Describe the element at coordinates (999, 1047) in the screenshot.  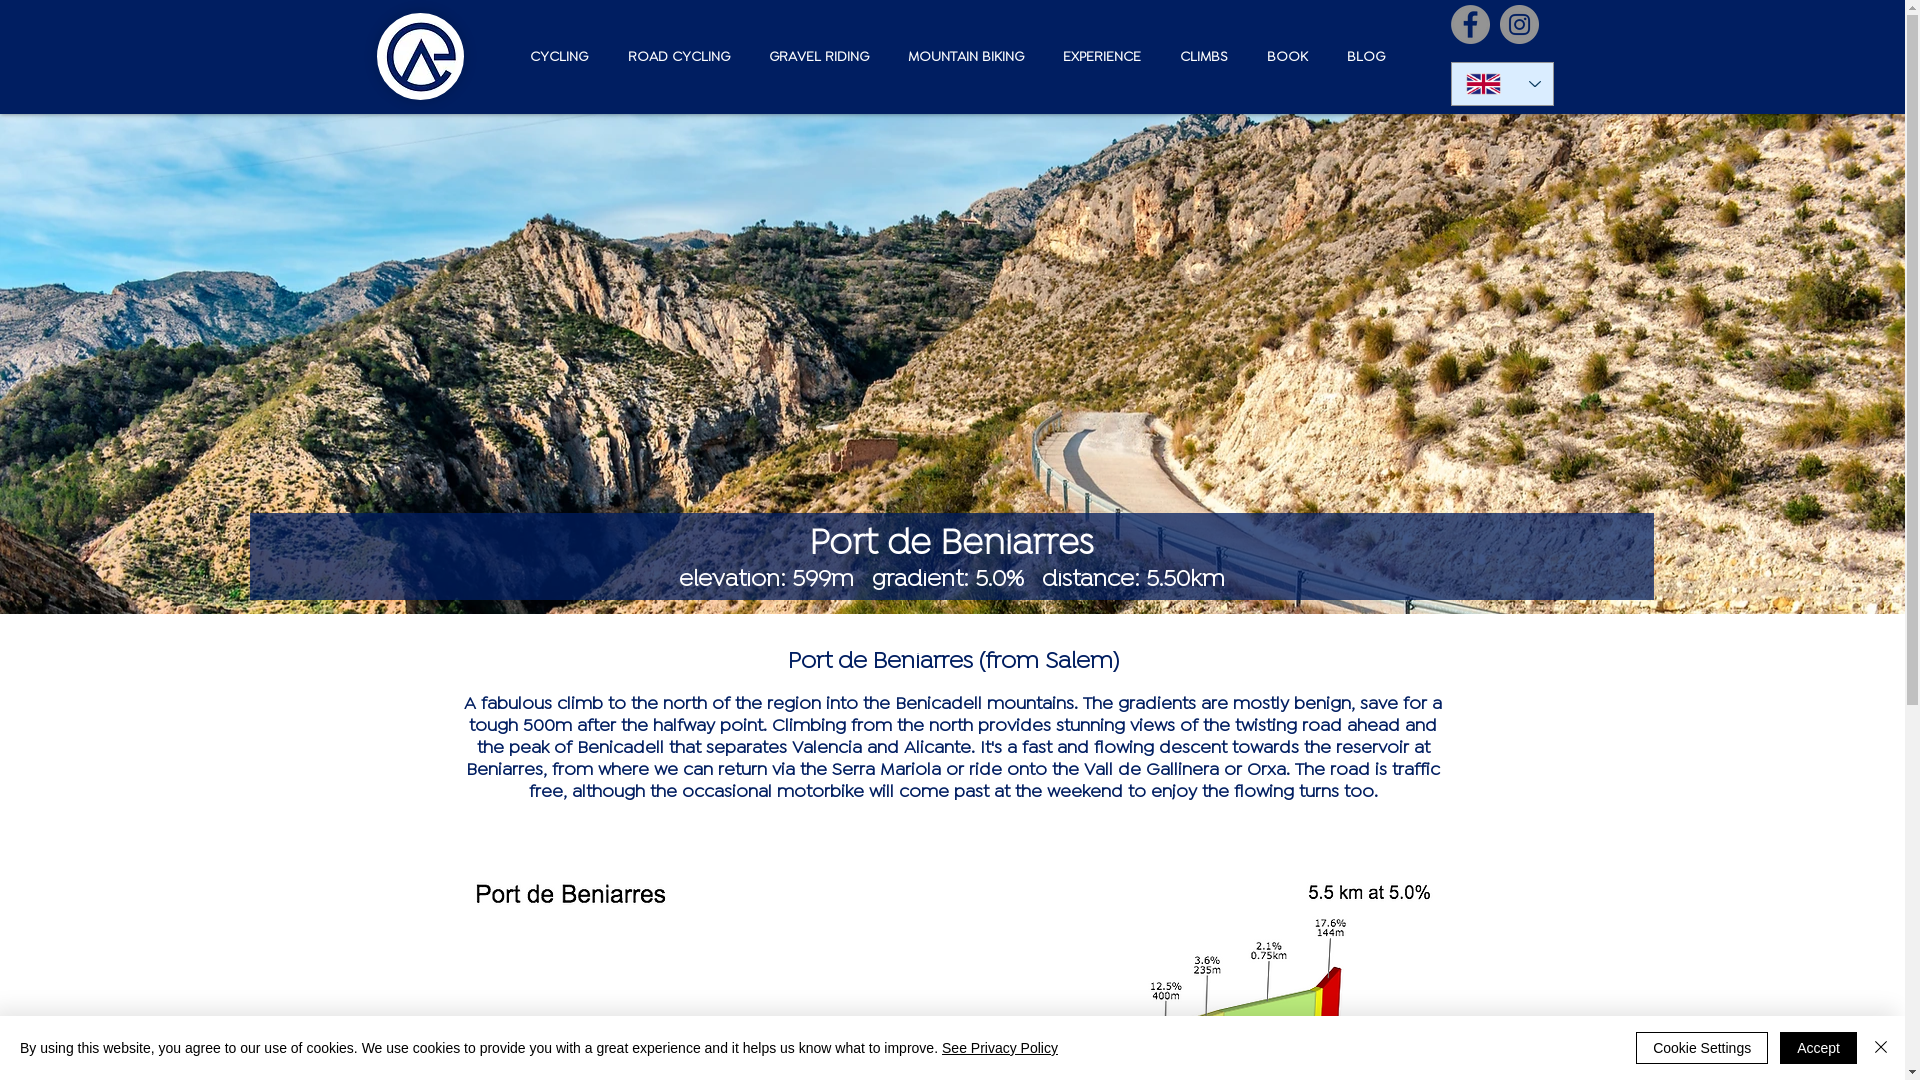
I see `'See Privacy Policy'` at that location.